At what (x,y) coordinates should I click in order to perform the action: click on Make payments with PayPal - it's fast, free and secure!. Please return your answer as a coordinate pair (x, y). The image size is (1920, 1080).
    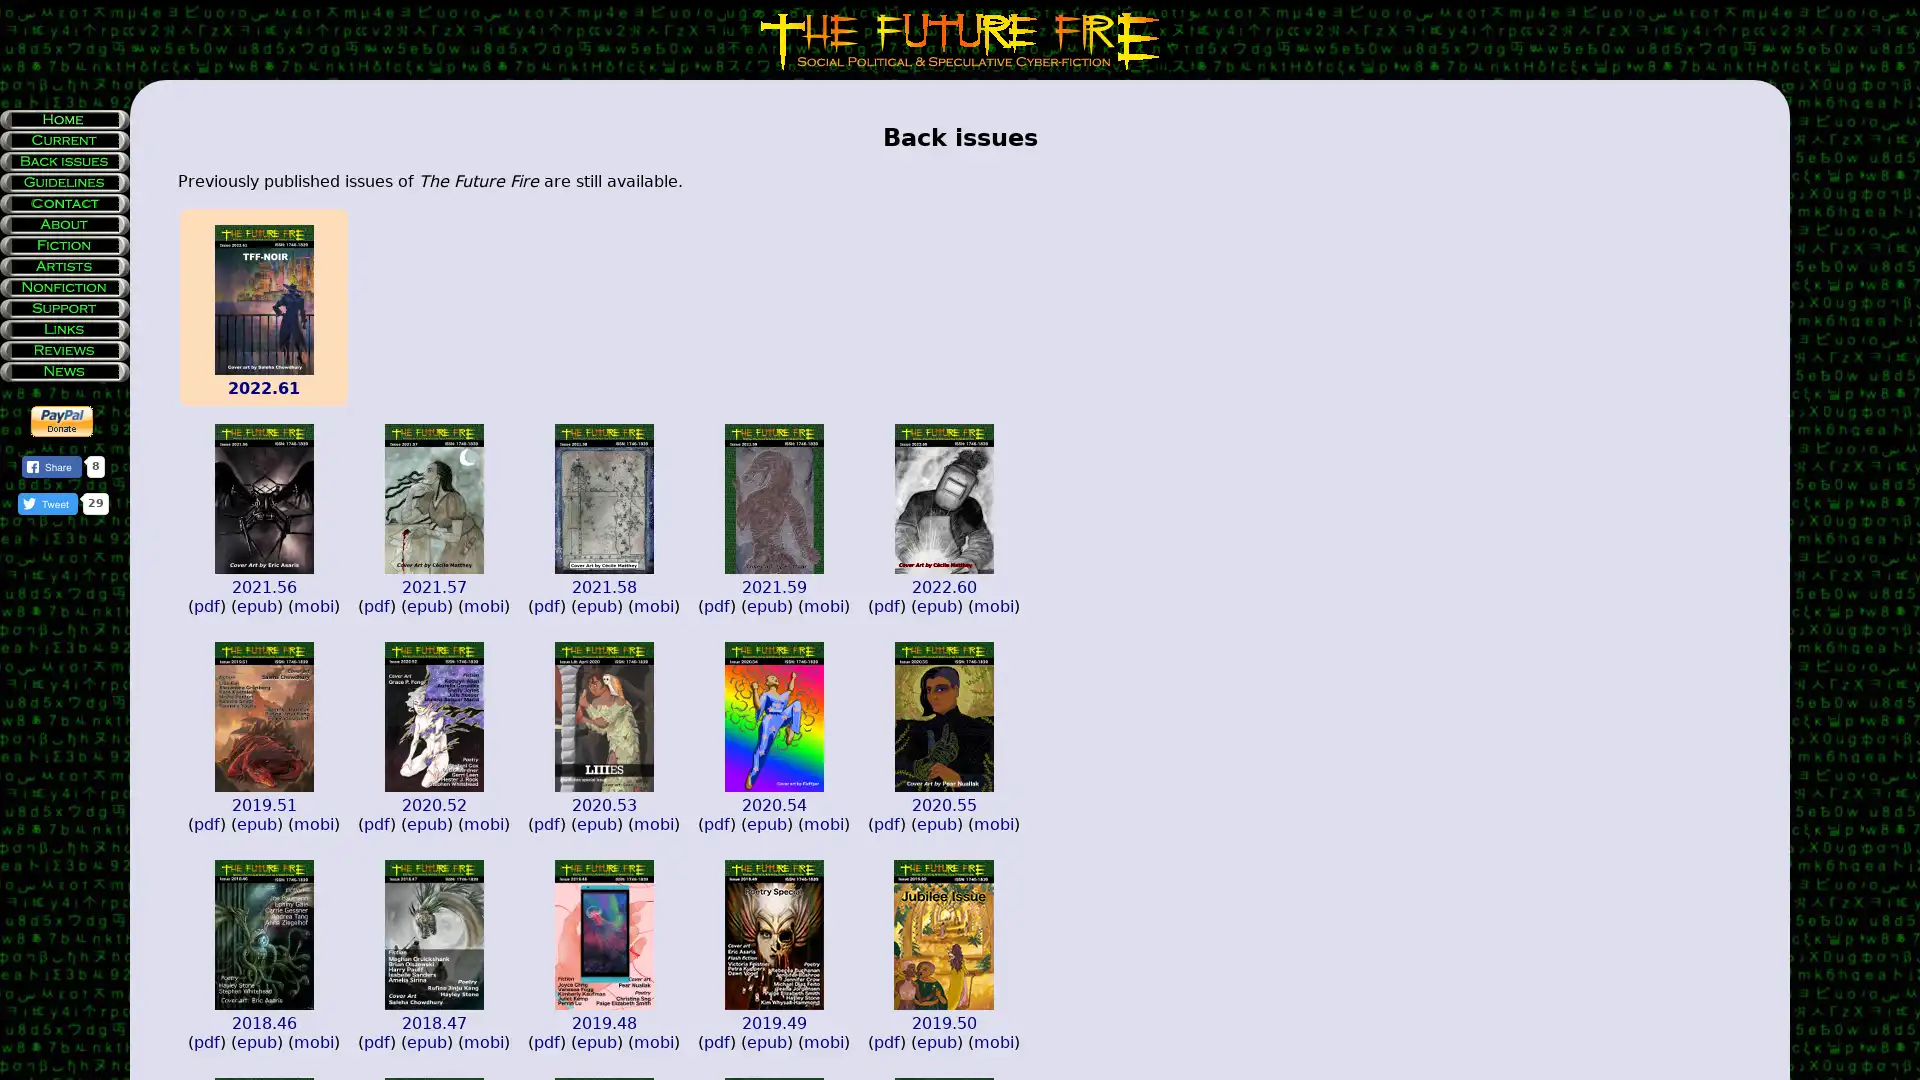
    Looking at the image, I should click on (62, 420).